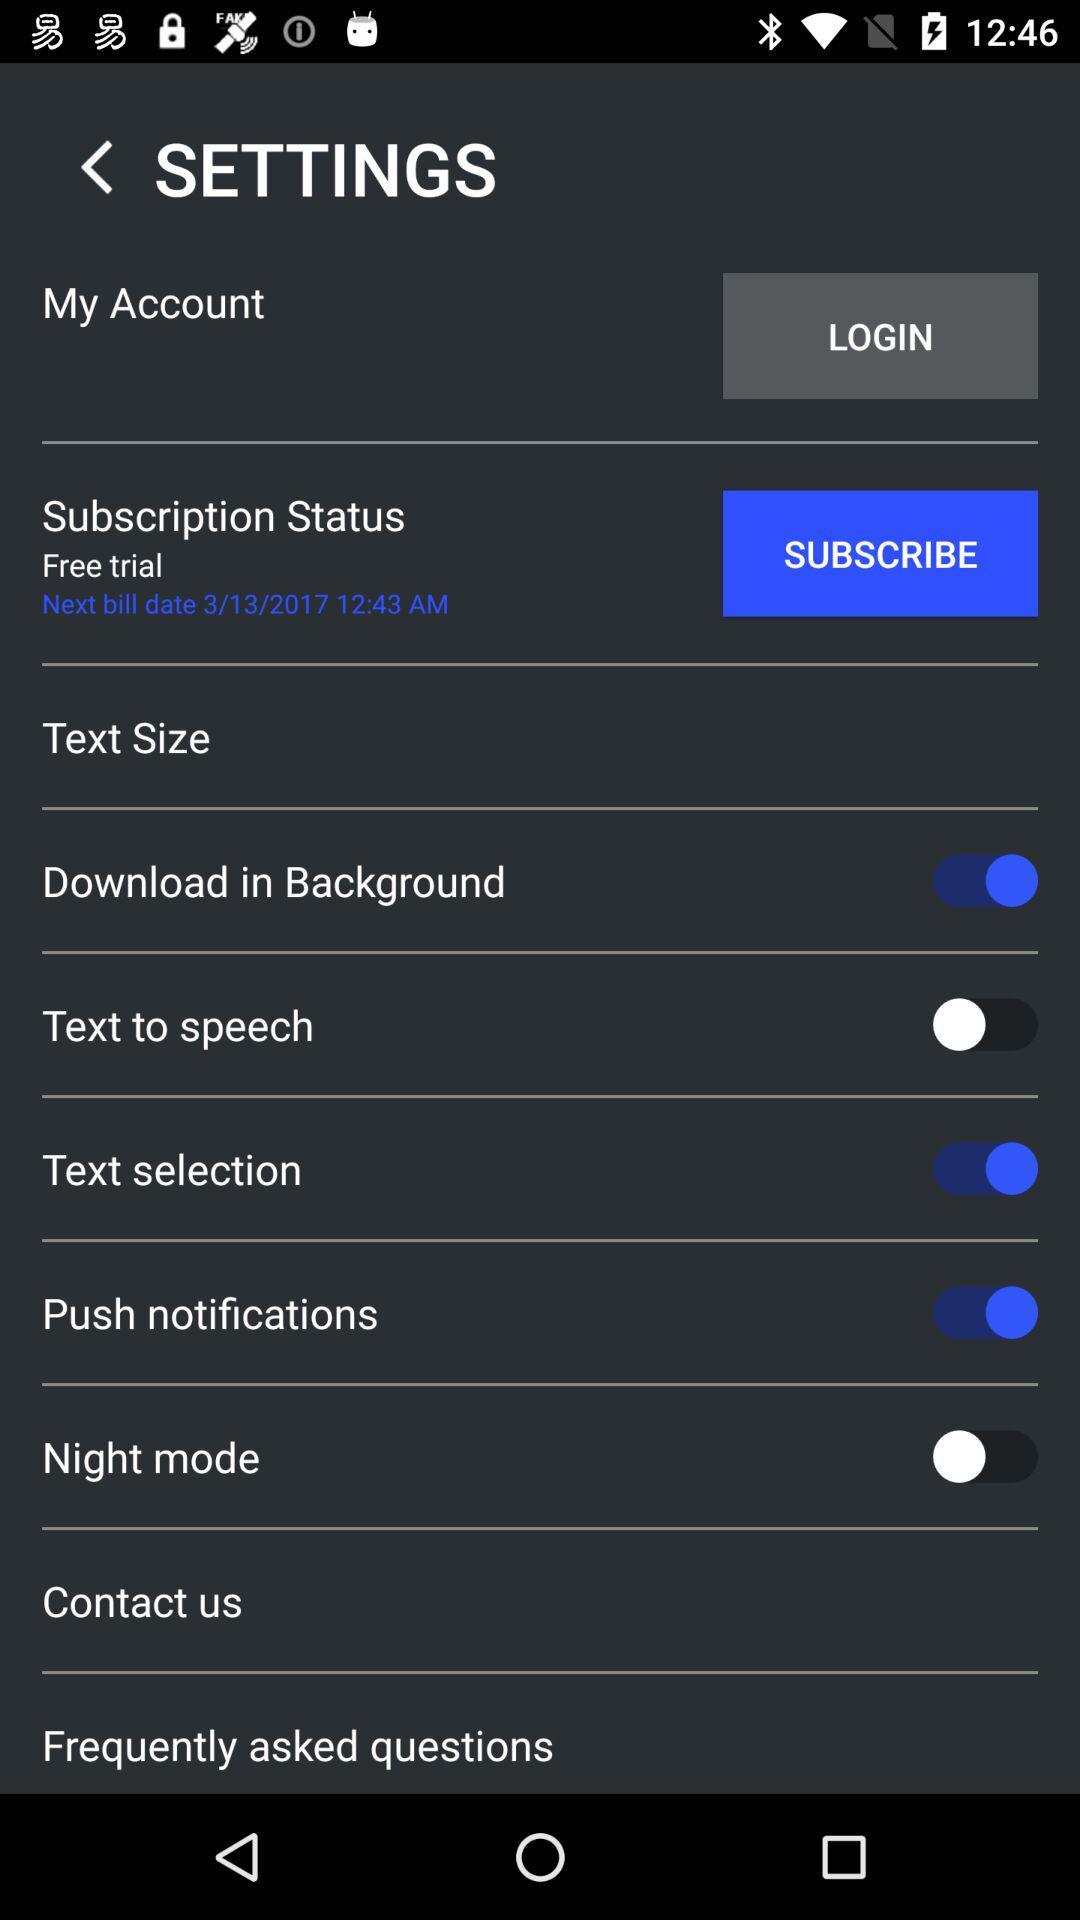  I want to click on the night mode icon, so click(540, 1456).